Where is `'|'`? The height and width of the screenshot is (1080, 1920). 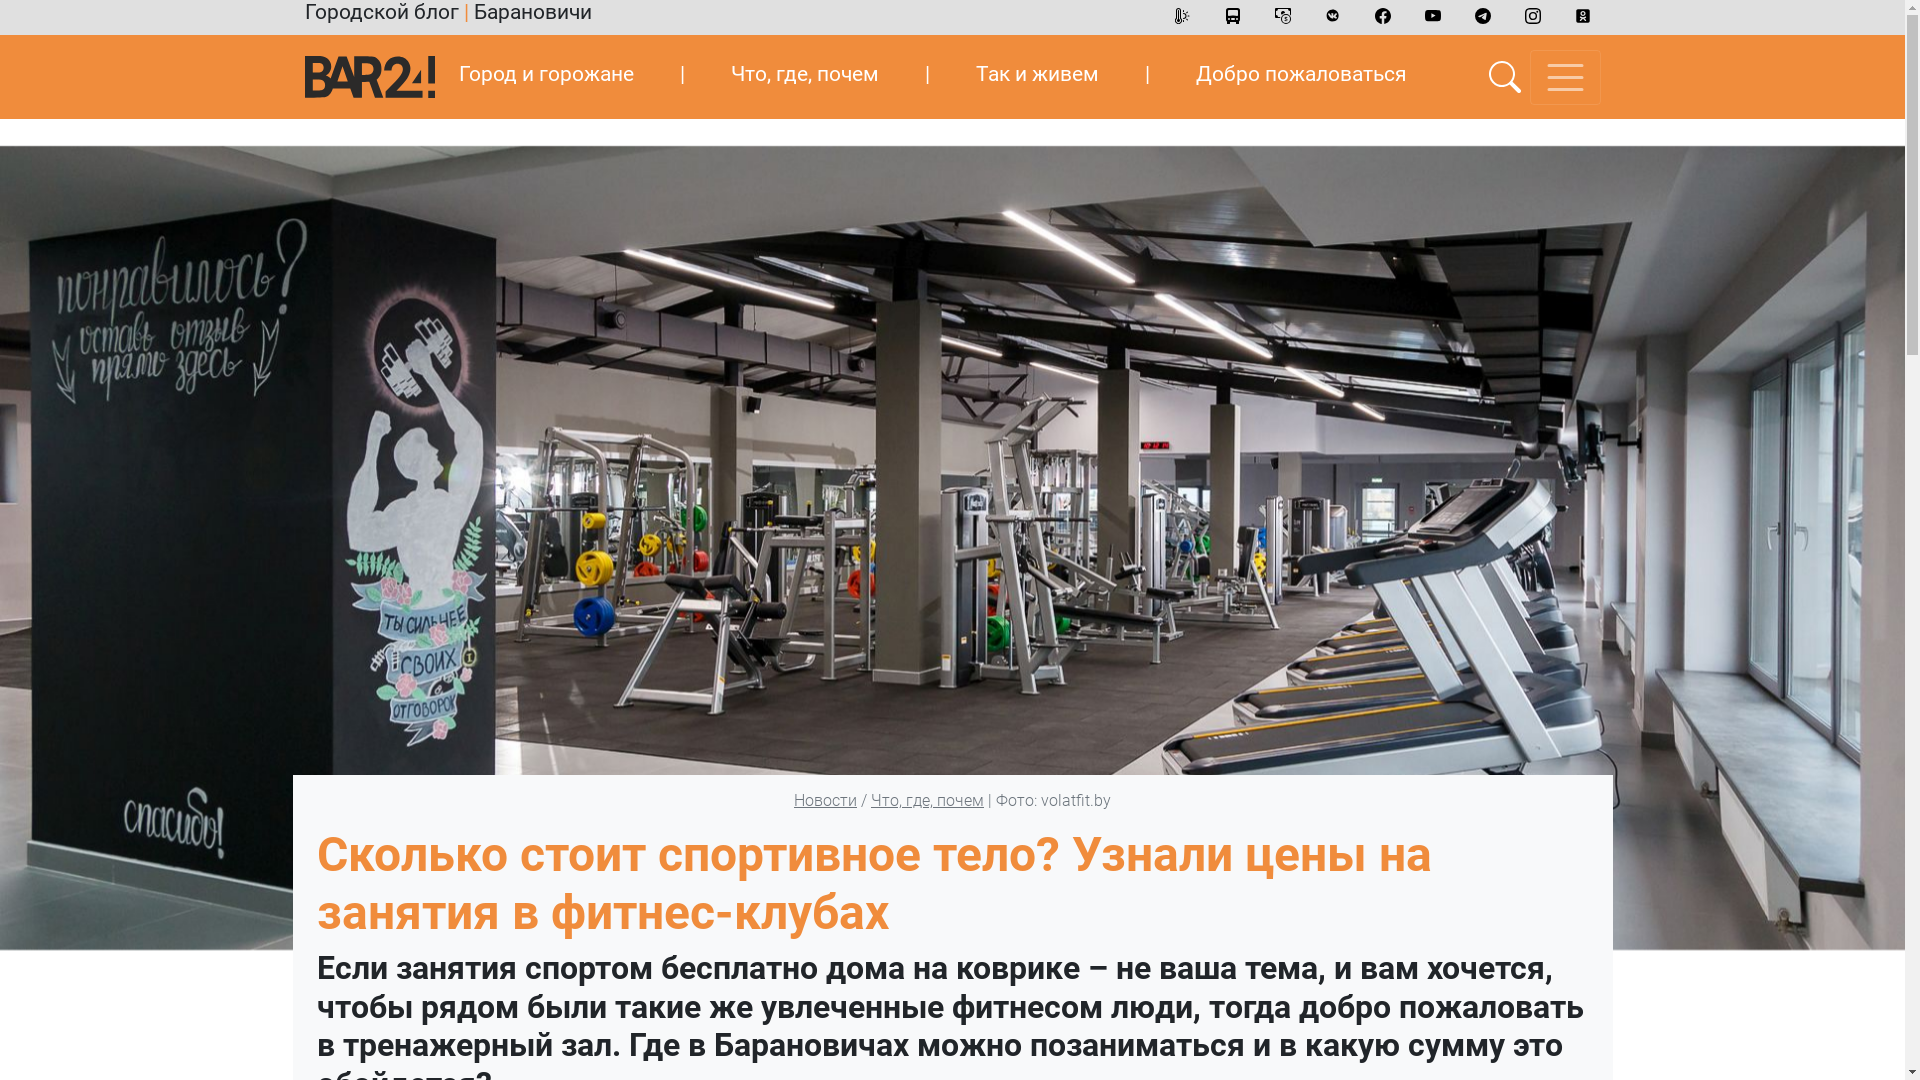 '|' is located at coordinates (926, 73).